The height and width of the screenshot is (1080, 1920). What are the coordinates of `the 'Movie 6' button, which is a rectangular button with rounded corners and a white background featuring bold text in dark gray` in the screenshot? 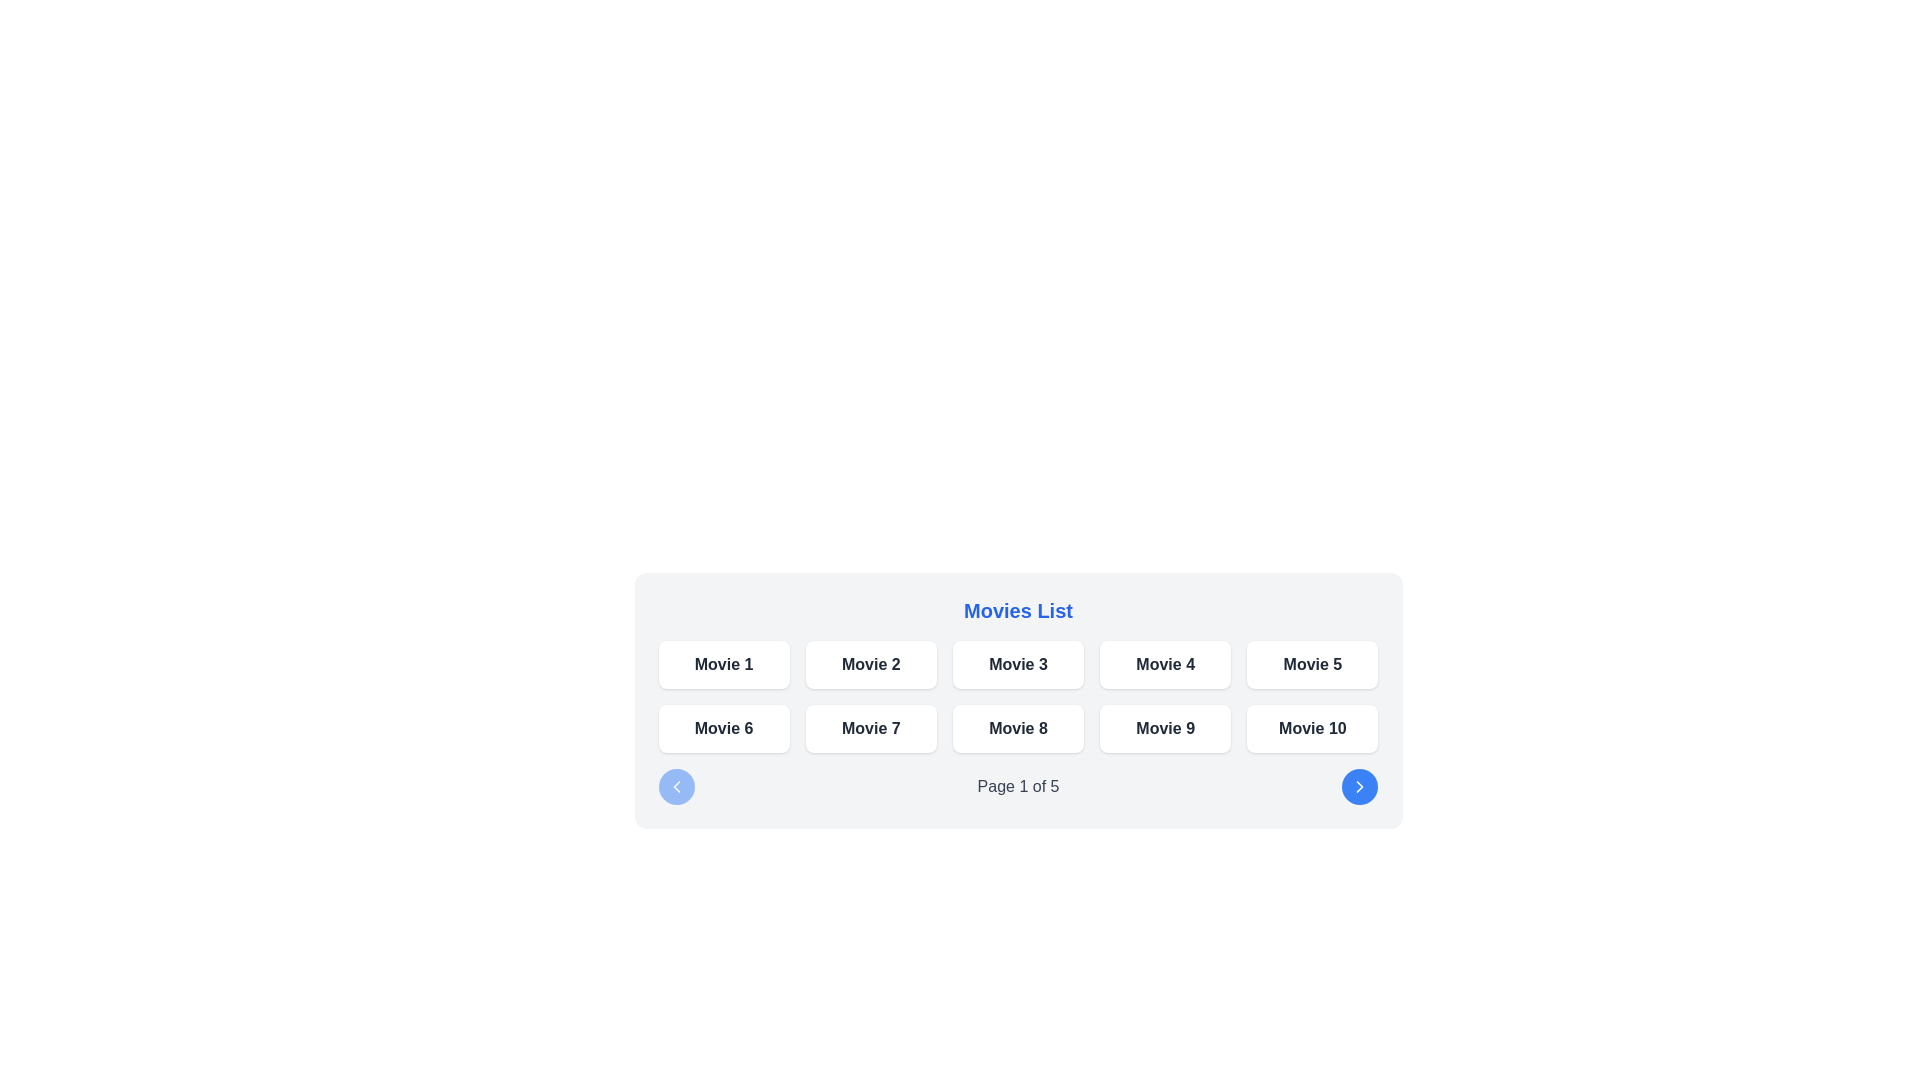 It's located at (723, 729).